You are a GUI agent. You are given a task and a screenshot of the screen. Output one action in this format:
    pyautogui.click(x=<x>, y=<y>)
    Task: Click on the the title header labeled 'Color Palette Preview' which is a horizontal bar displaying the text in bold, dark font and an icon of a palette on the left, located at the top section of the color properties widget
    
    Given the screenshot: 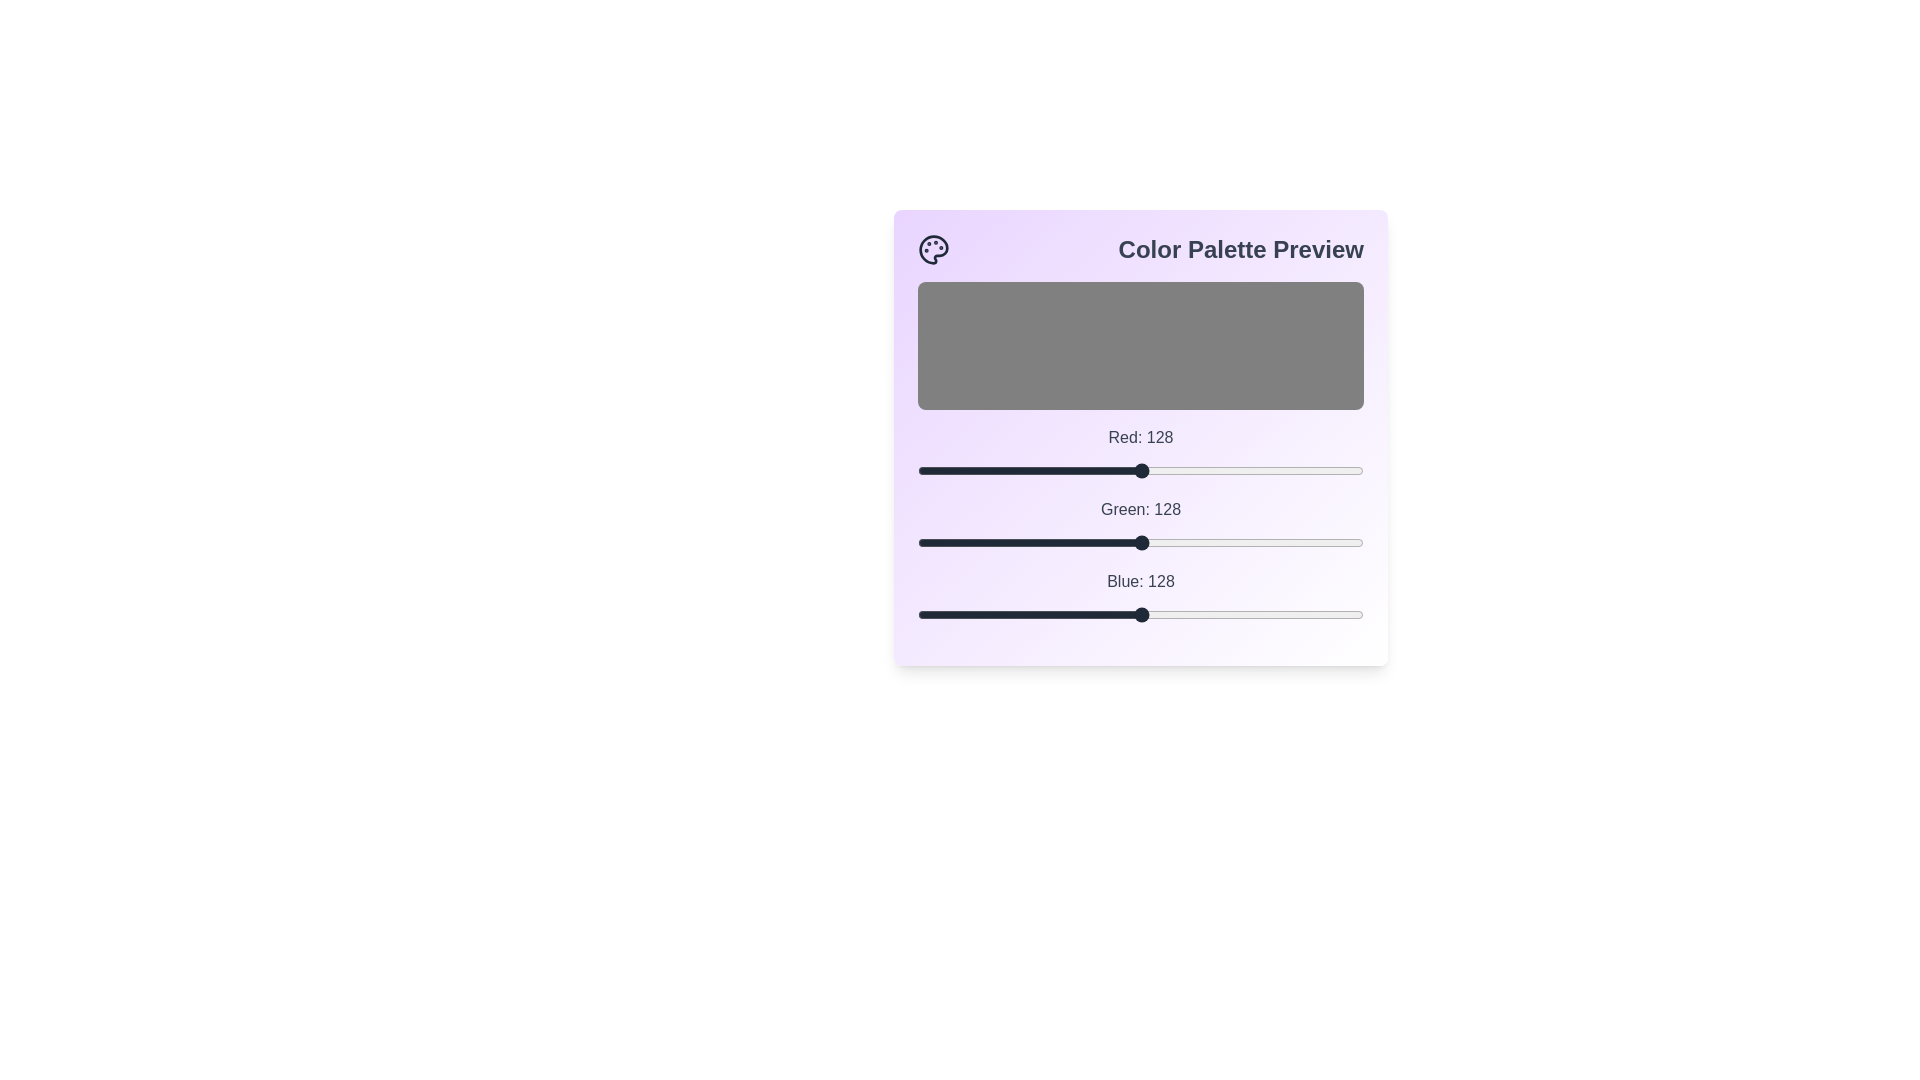 What is the action you would take?
    pyautogui.click(x=1141, y=249)
    